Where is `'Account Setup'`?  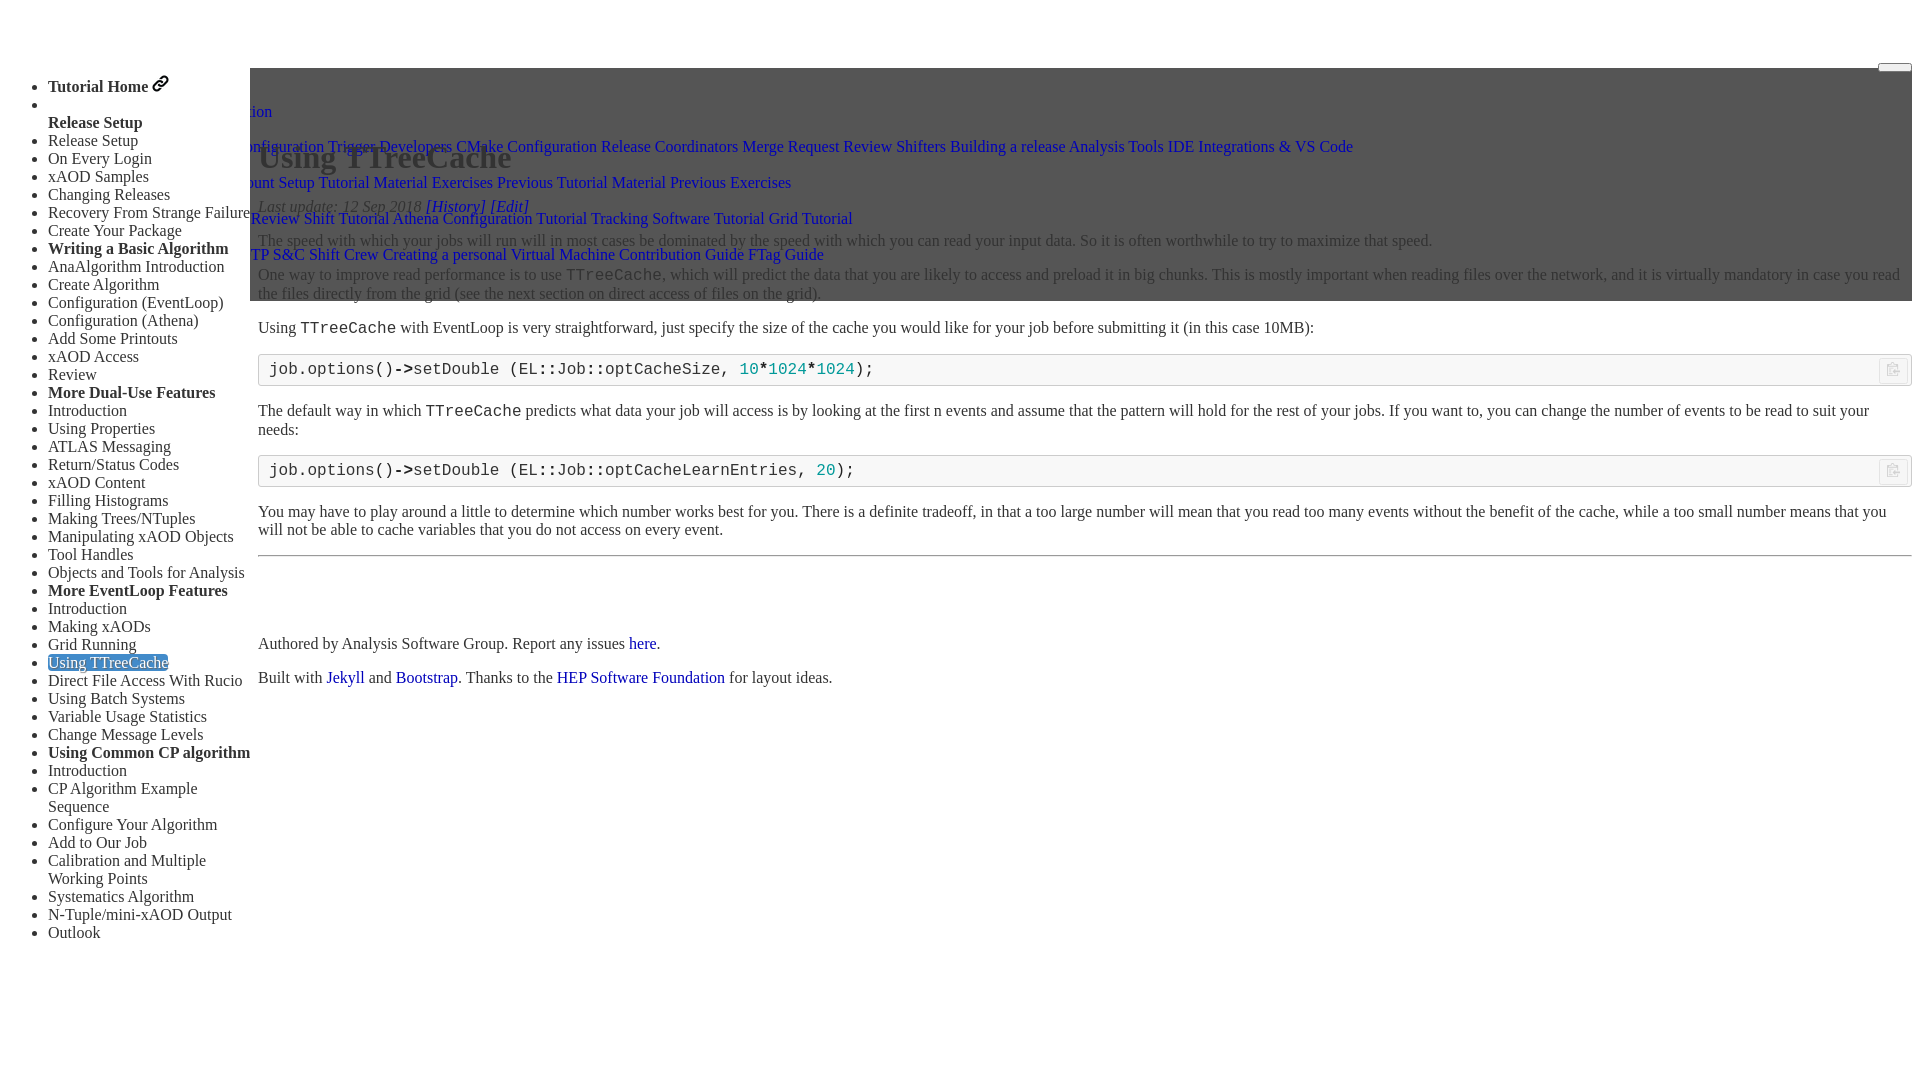
'Account Setup' is located at coordinates (266, 182).